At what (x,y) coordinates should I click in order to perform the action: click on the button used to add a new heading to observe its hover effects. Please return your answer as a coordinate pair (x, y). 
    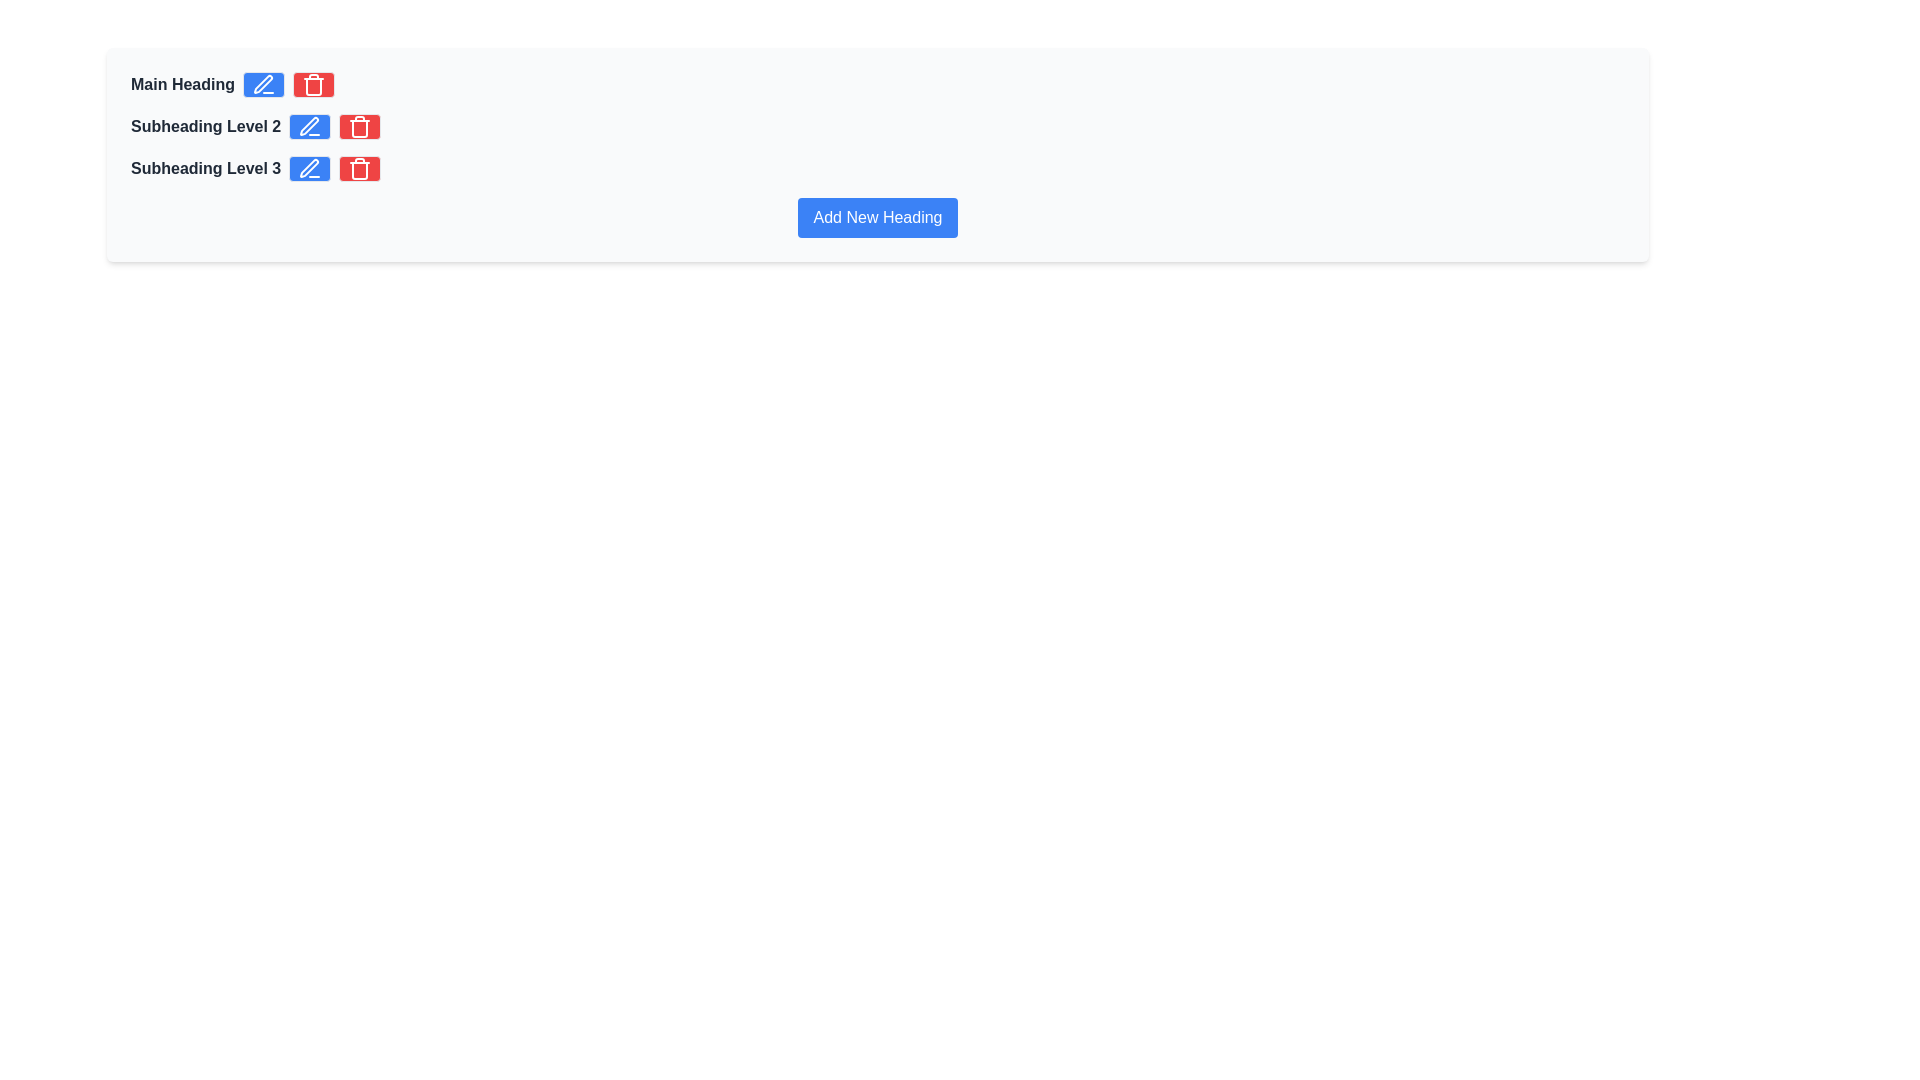
    Looking at the image, I should click on (878, 218).